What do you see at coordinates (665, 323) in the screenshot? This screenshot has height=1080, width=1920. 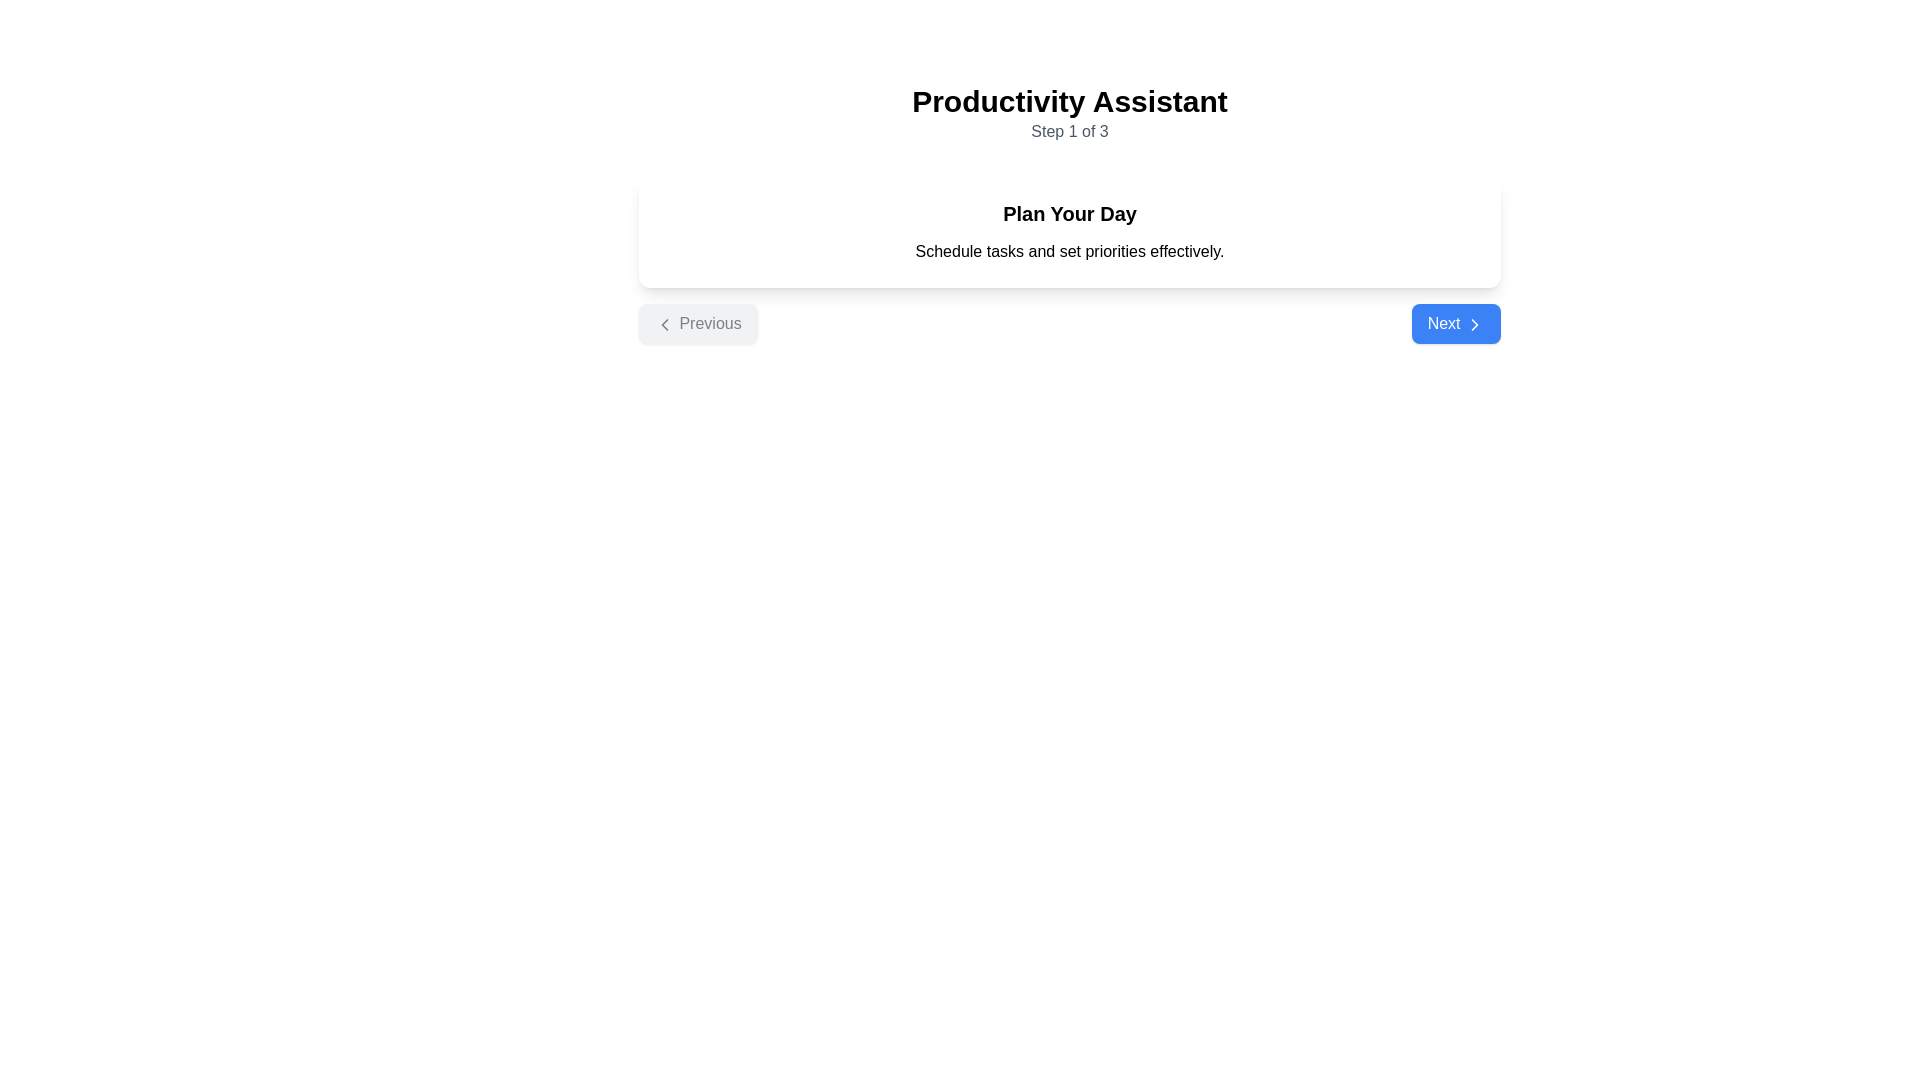 I see `the 'Previous' button located in the lower-left portion of the interface, which is accompanied by a leftward navigation icon` at bounding box center [665, 323].